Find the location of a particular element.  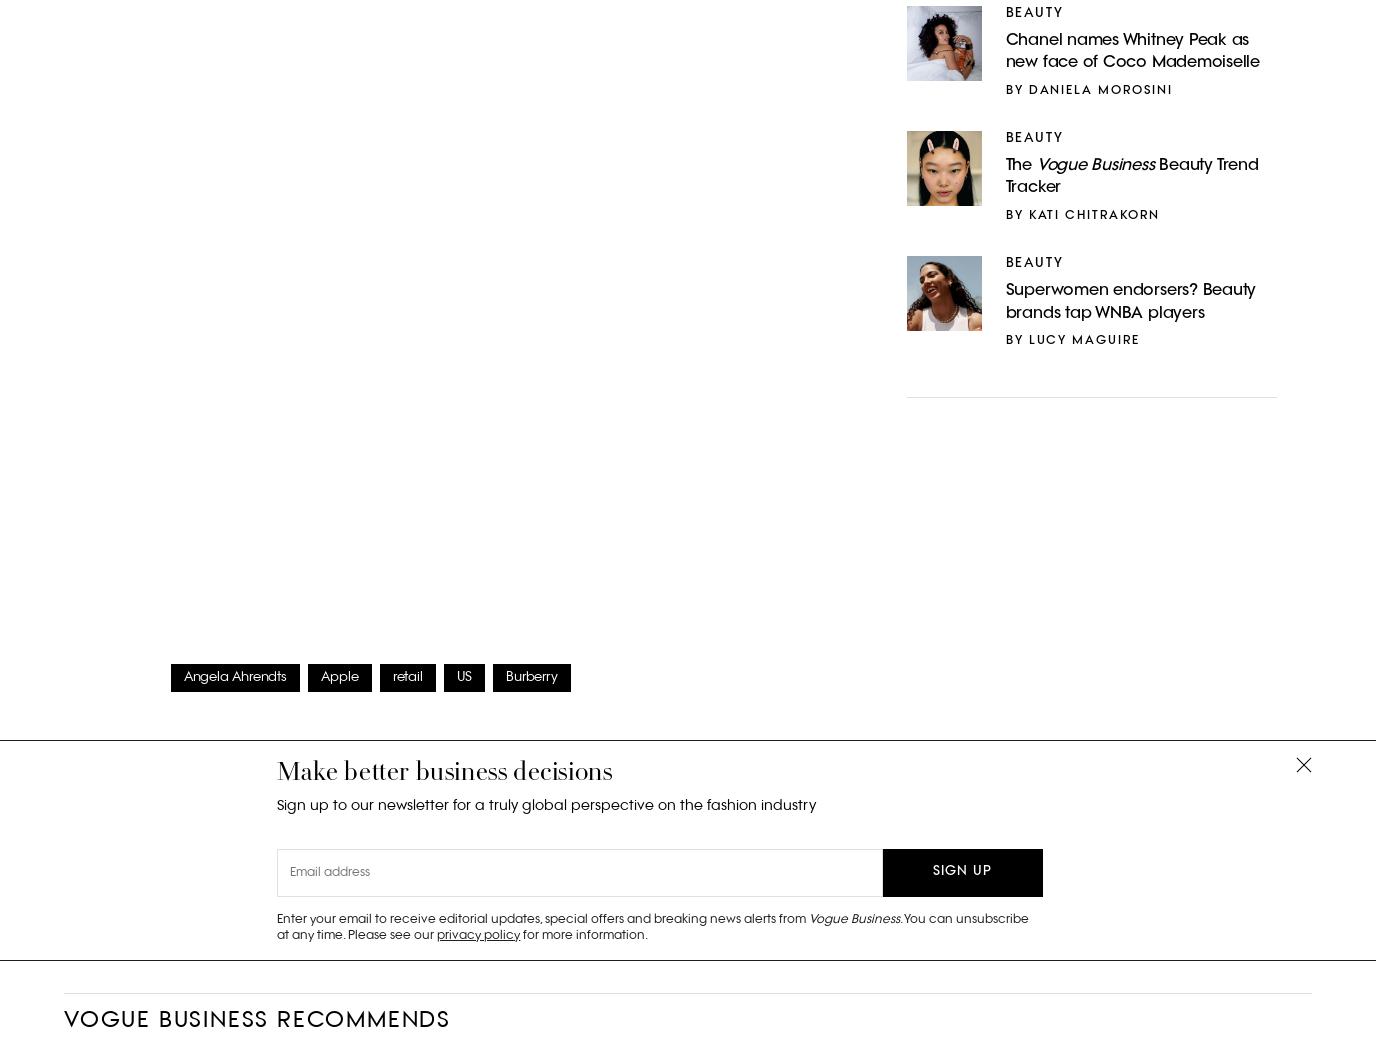

'Angela Ahrendts' is located at coordinates (183, 677).